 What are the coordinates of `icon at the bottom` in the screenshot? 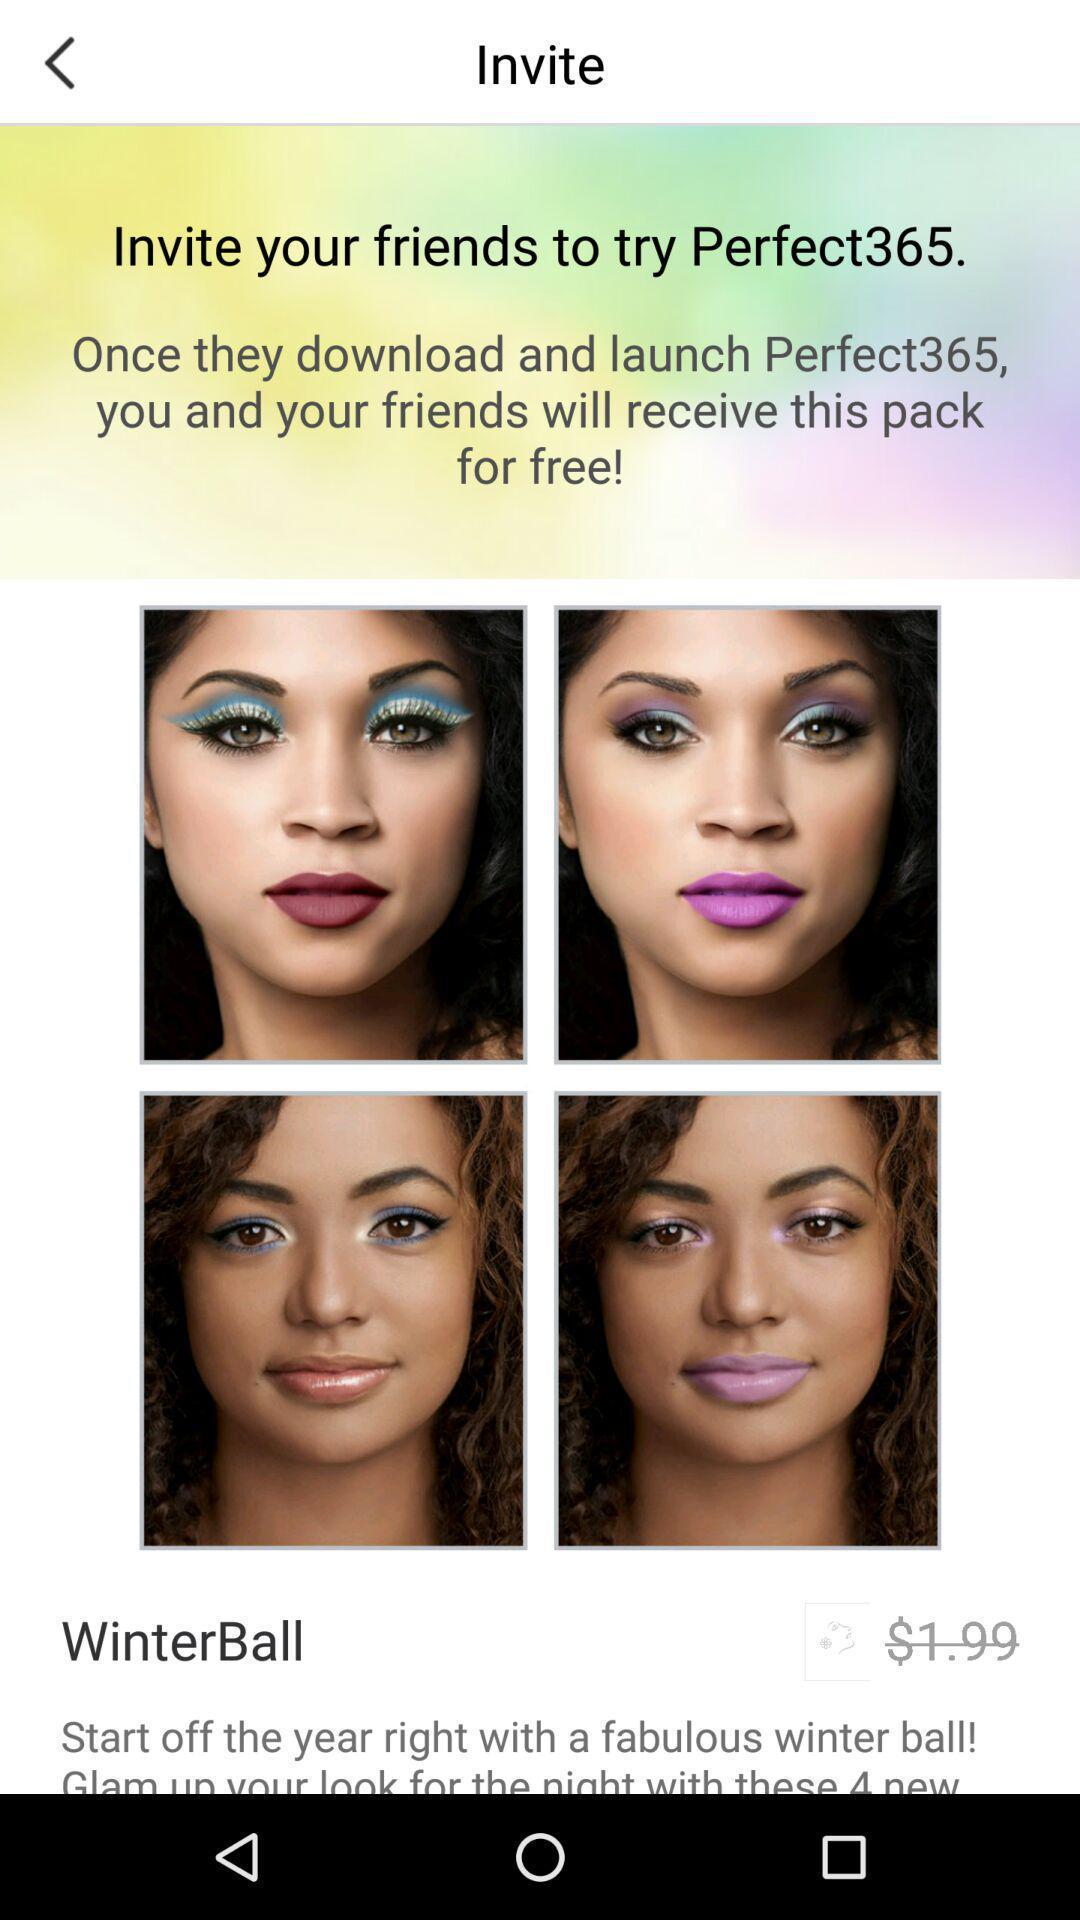 It's located at (540, 1749).